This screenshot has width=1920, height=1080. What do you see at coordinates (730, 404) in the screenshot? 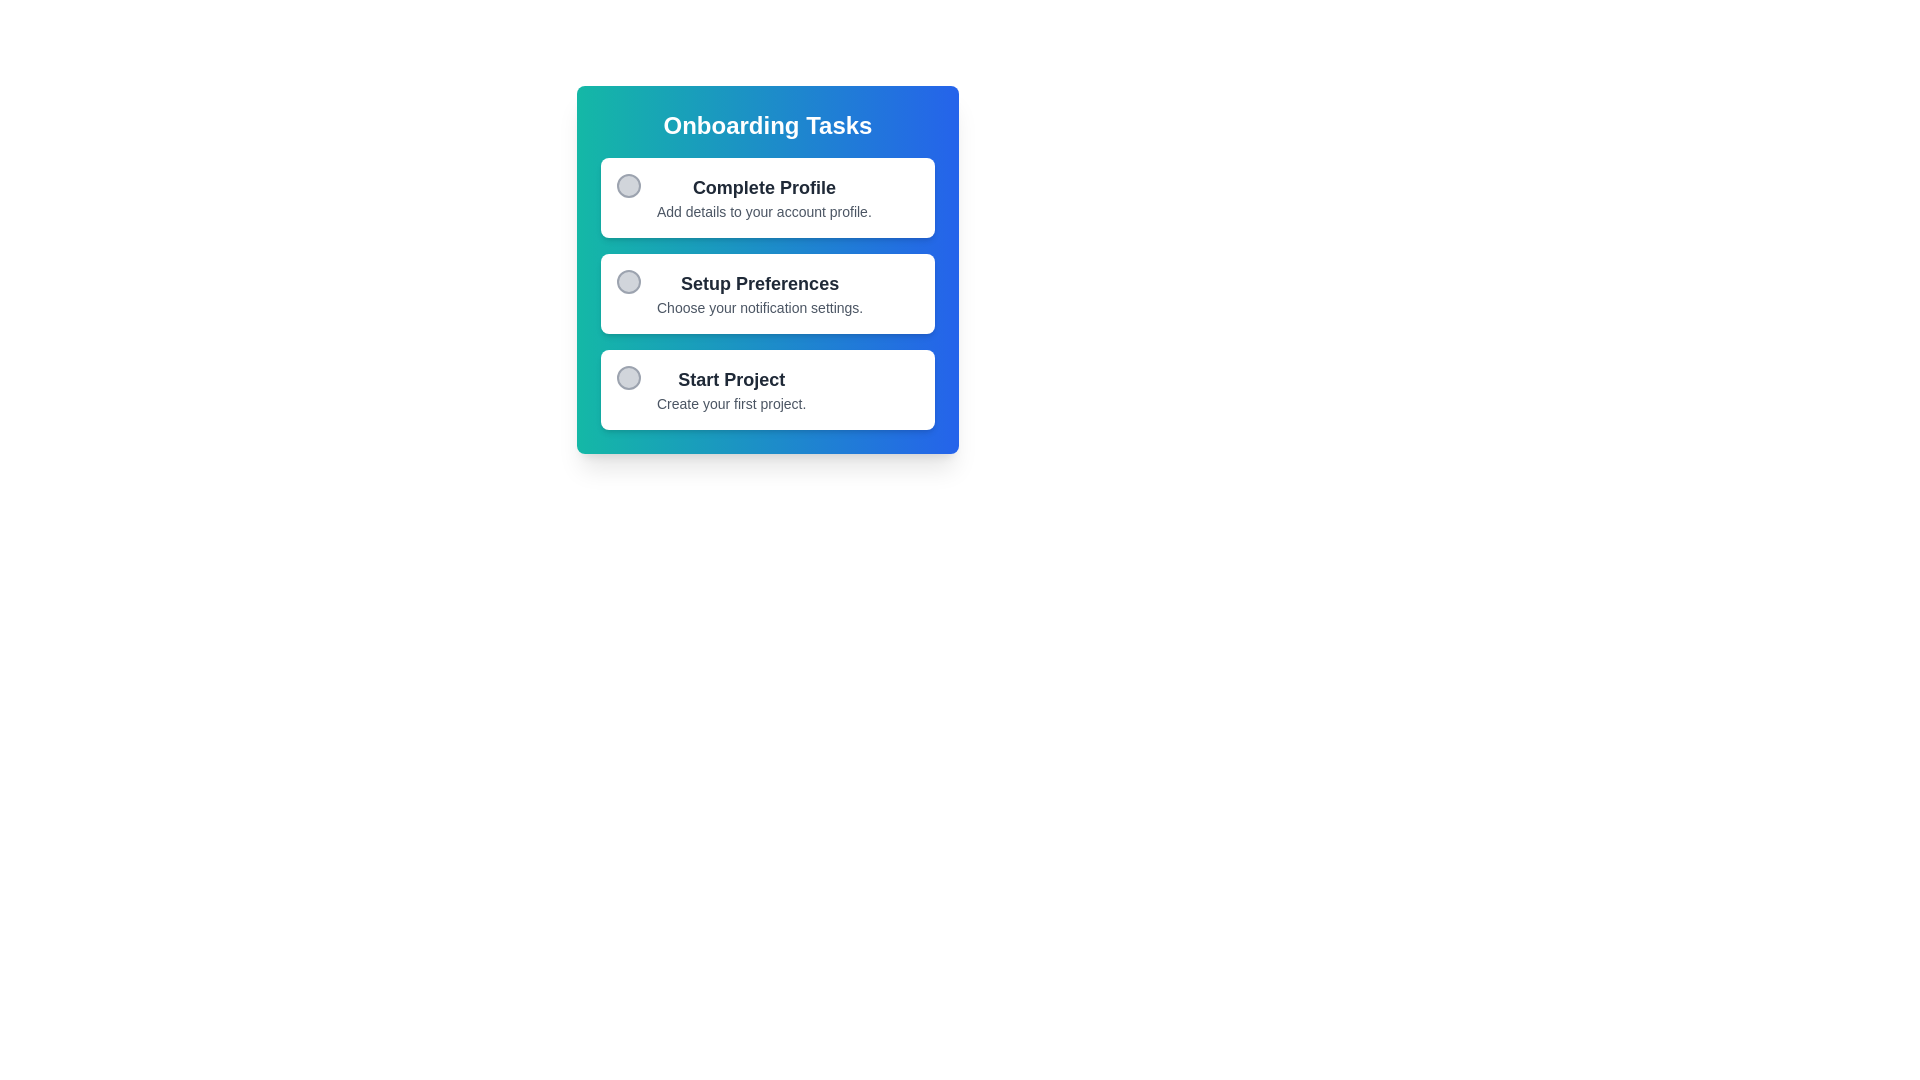
I see `the static text label that reads 'Create your first project.', which is styled in small gray text and located beneath the 'Start Project' heading in the onboarding task card` at bounding box center [730, 404].